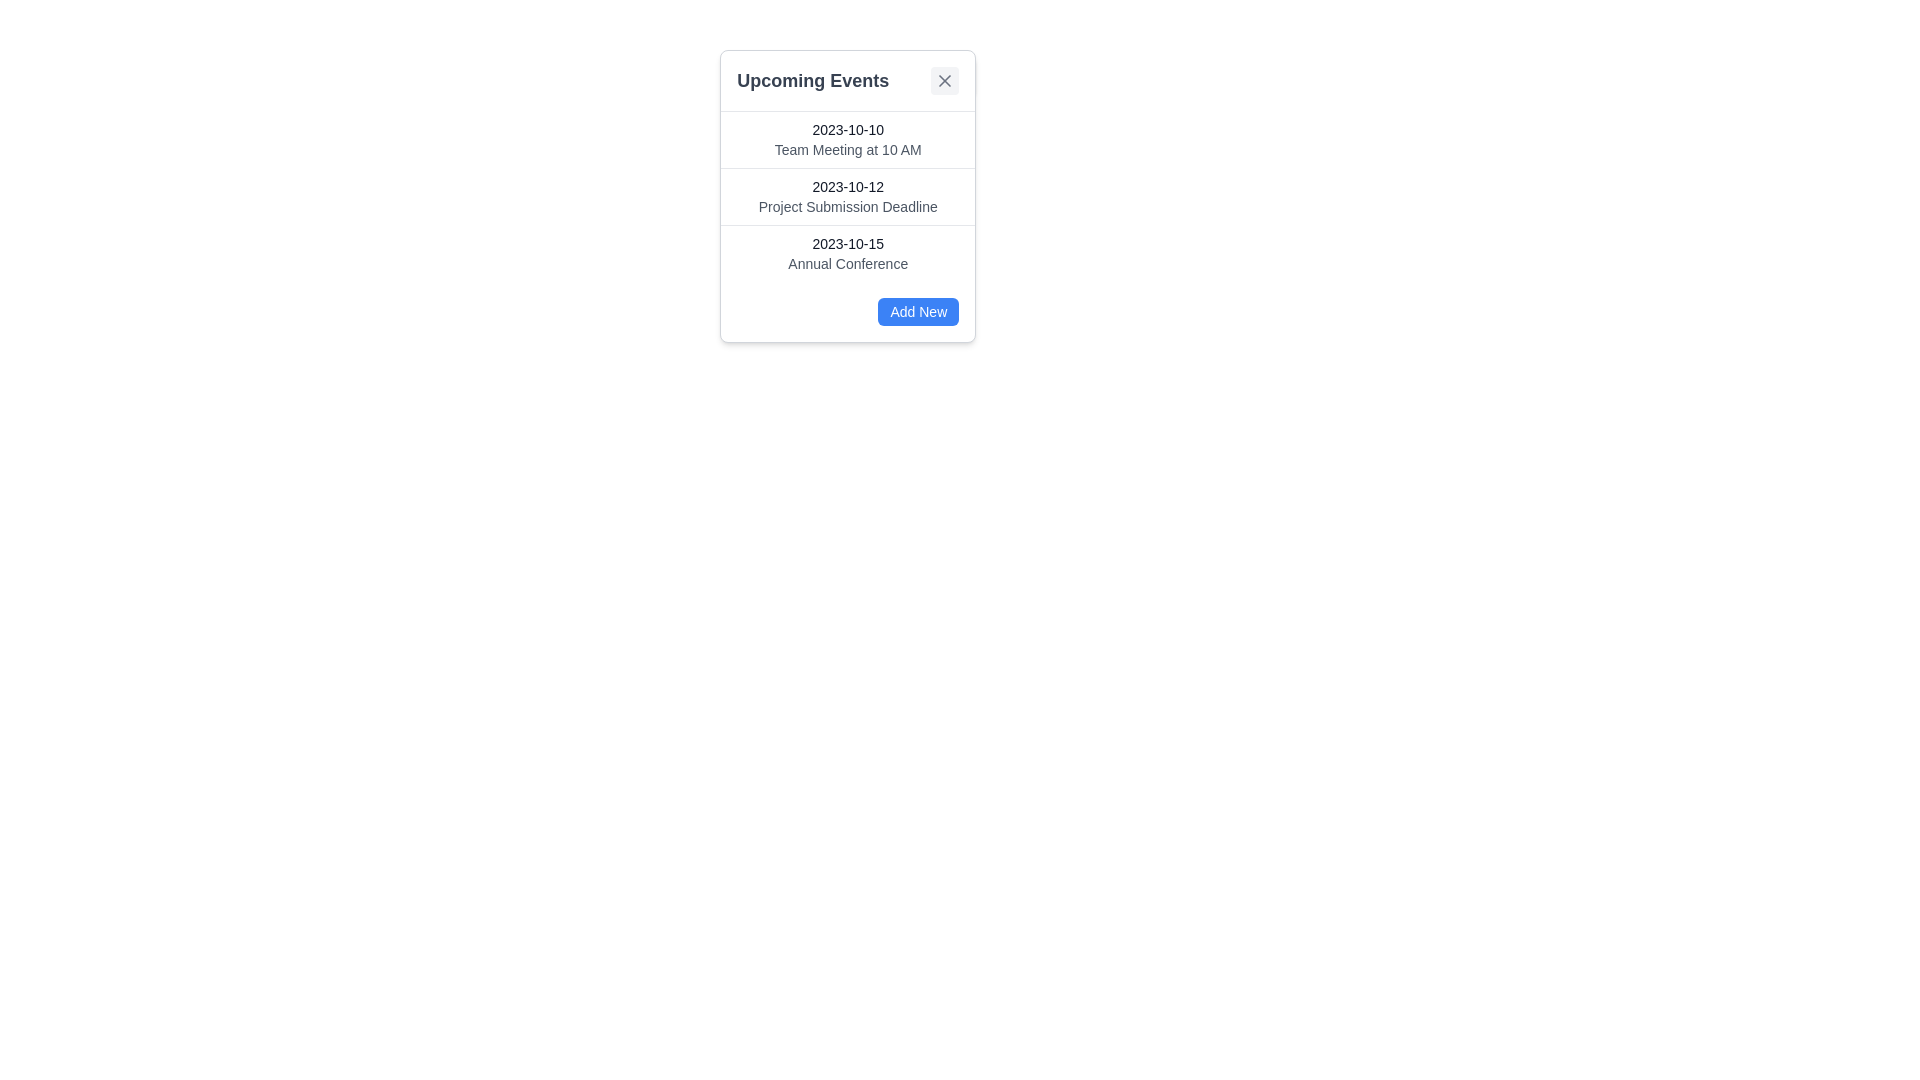 This screenshot has height=1080, width=1920. I want to click on the close button with an 'X' icon in dark gray located in the top-right corner of the 'Upcoming Events' panel, so click(944, 80).